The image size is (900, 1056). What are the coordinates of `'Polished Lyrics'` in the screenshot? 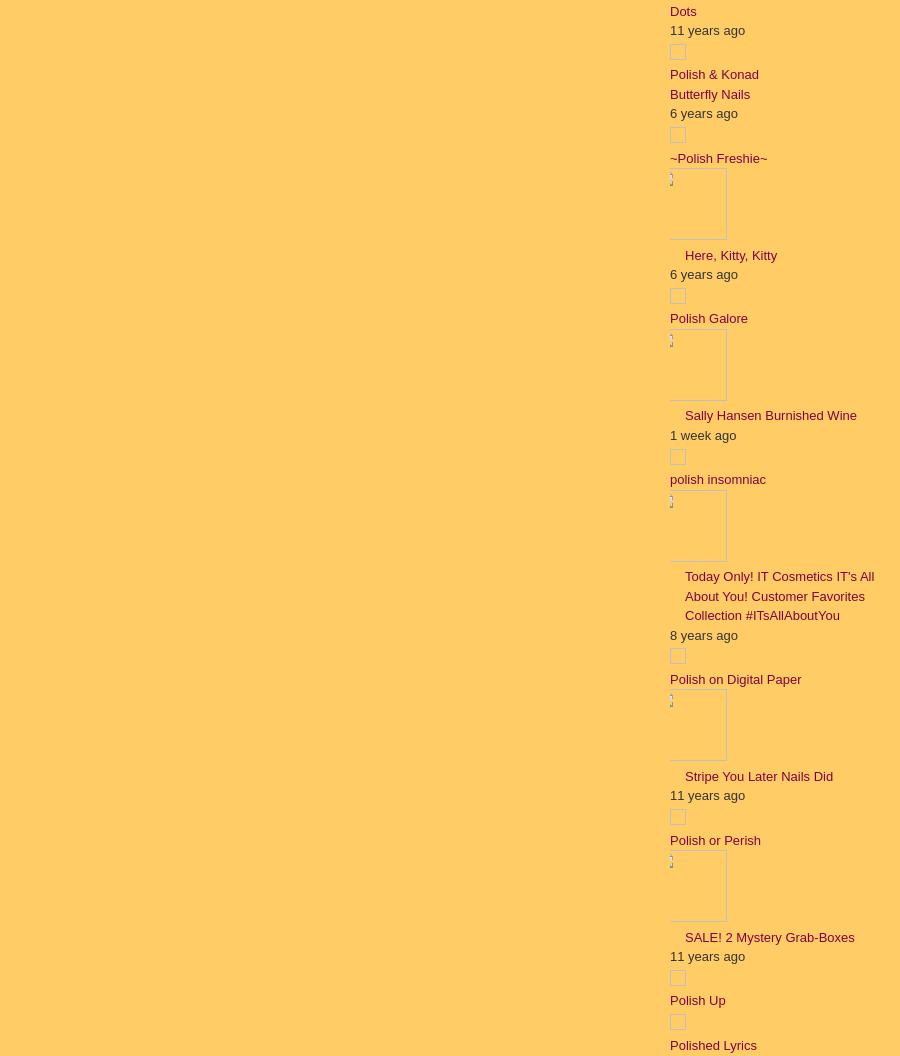 It's located at (711, 1043).